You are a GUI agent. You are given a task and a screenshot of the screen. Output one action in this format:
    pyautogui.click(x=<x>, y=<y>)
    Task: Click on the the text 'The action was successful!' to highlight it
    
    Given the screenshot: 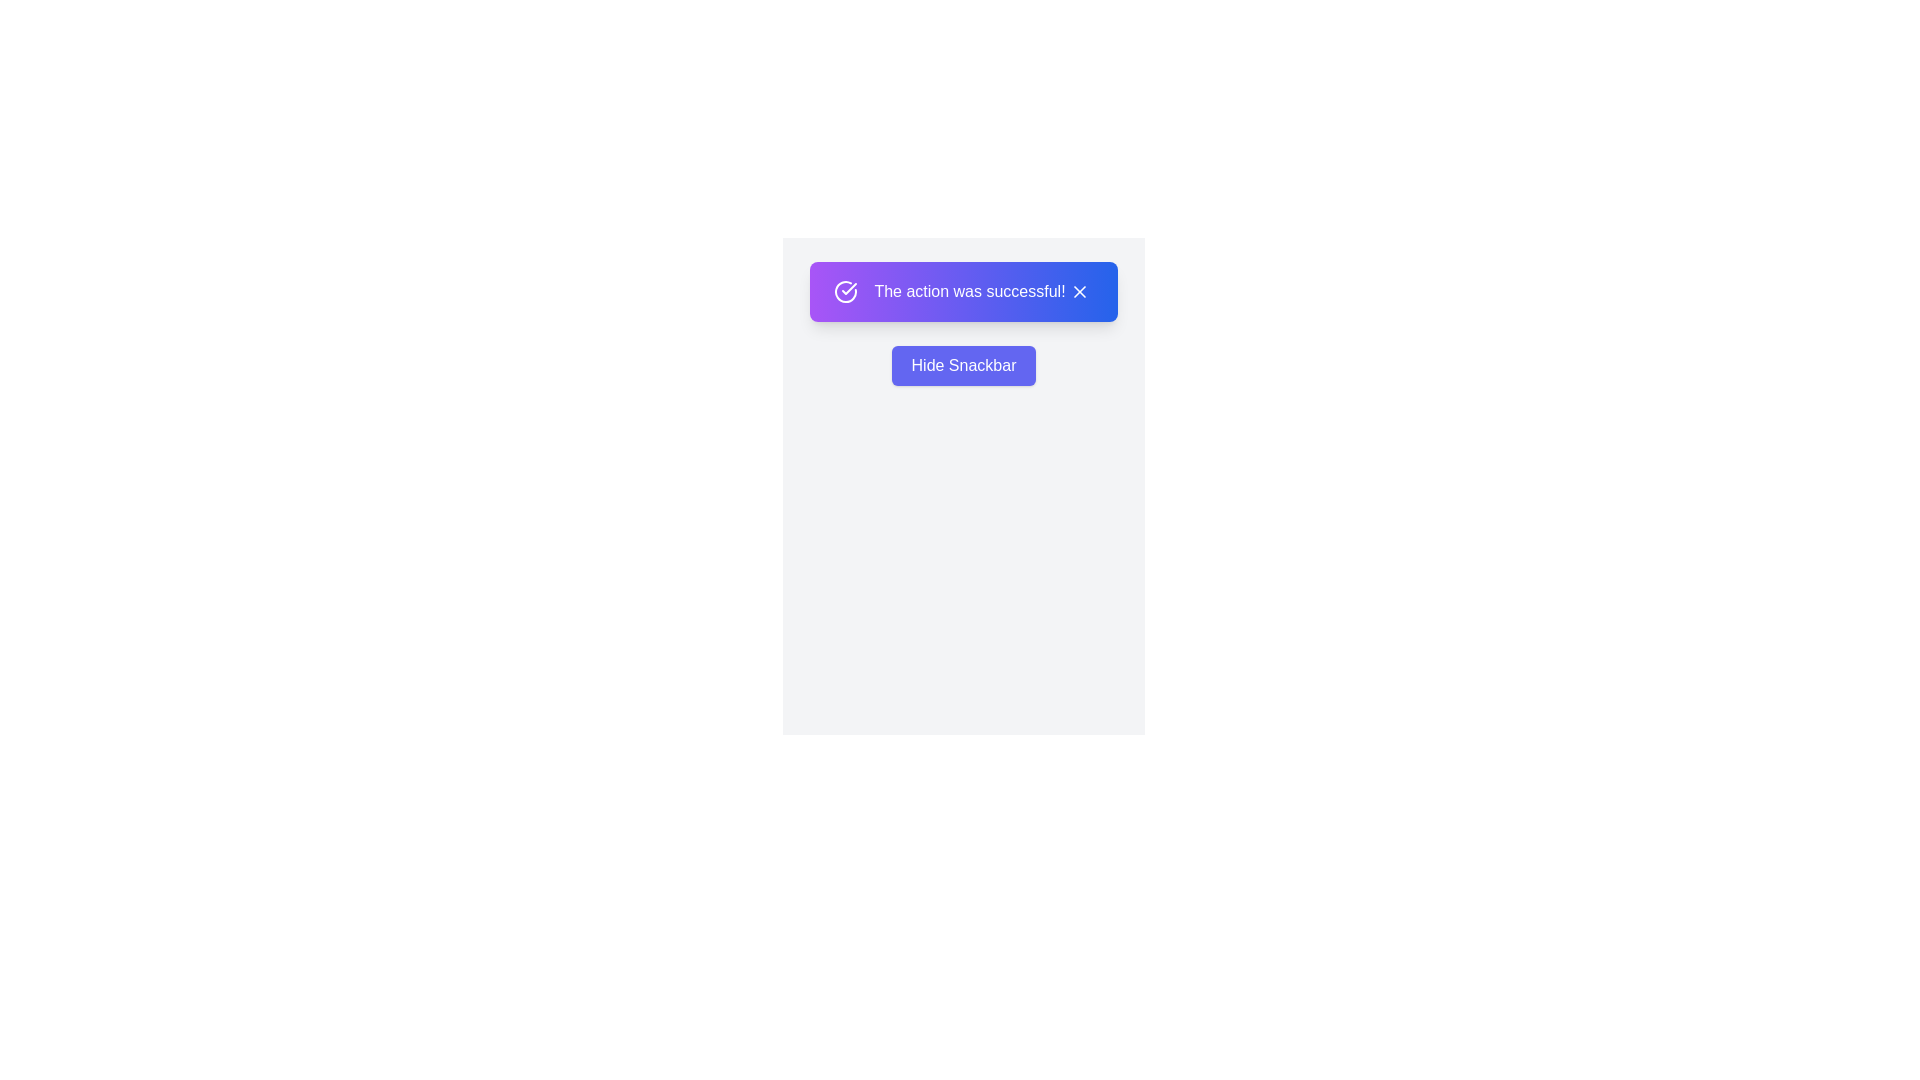 What is the action you would take?
    pyautogui.click(x=964, y=292)
    